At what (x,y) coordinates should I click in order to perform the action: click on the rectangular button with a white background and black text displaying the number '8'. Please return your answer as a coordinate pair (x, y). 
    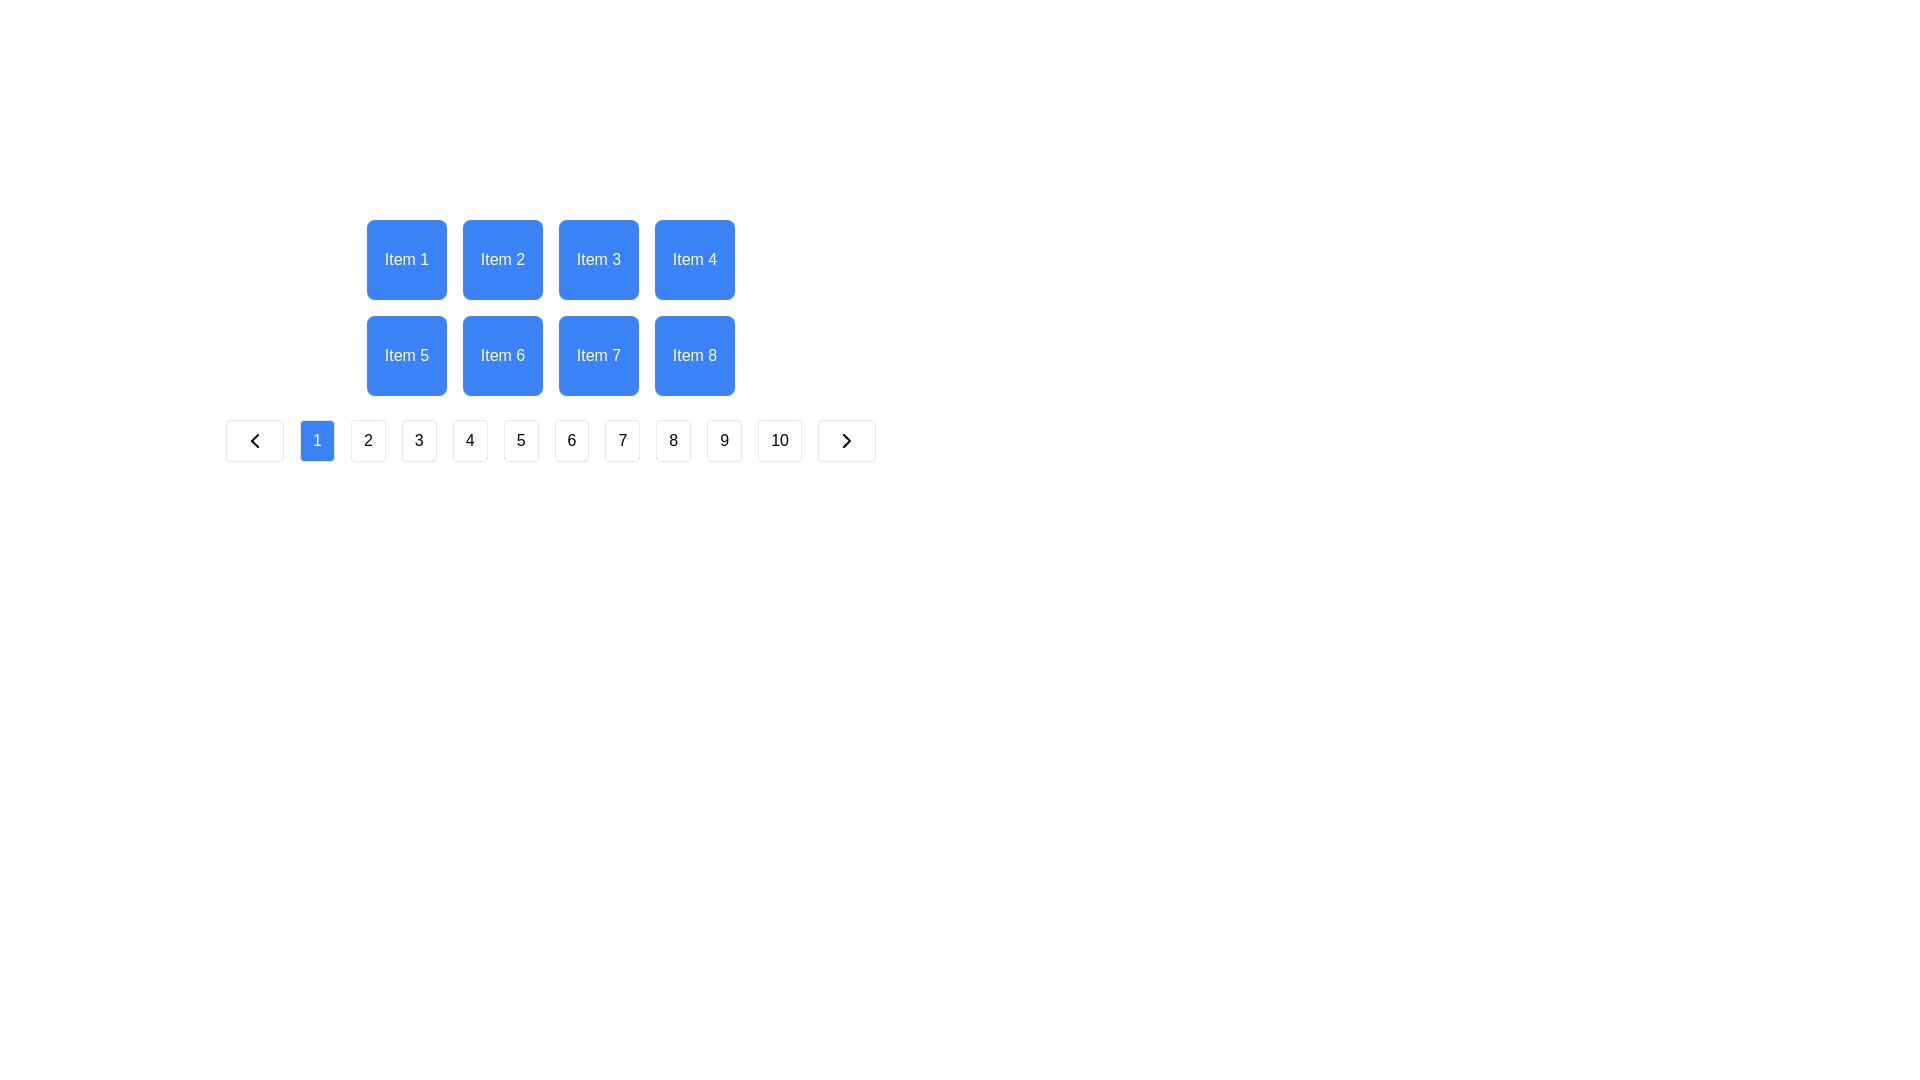
    Looking at the image, I should click on (673, 439).